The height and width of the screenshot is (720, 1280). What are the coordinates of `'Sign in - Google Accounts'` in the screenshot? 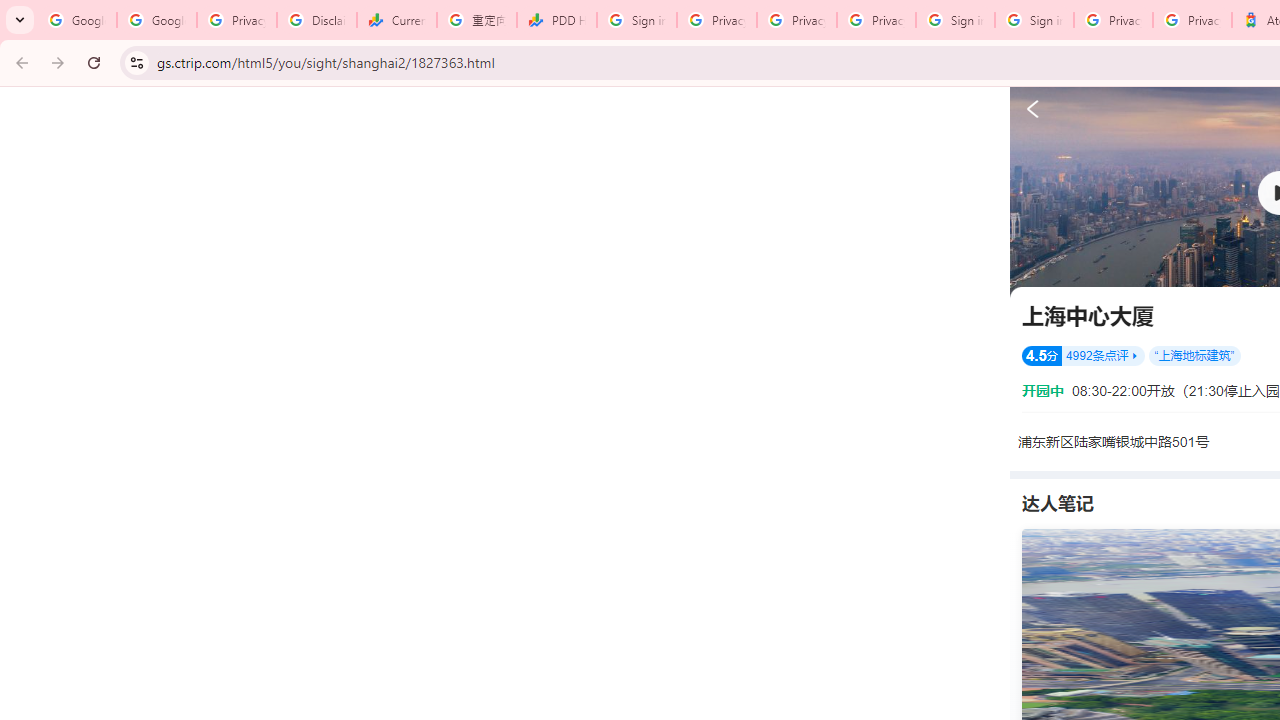 It's located at (1034, 20).